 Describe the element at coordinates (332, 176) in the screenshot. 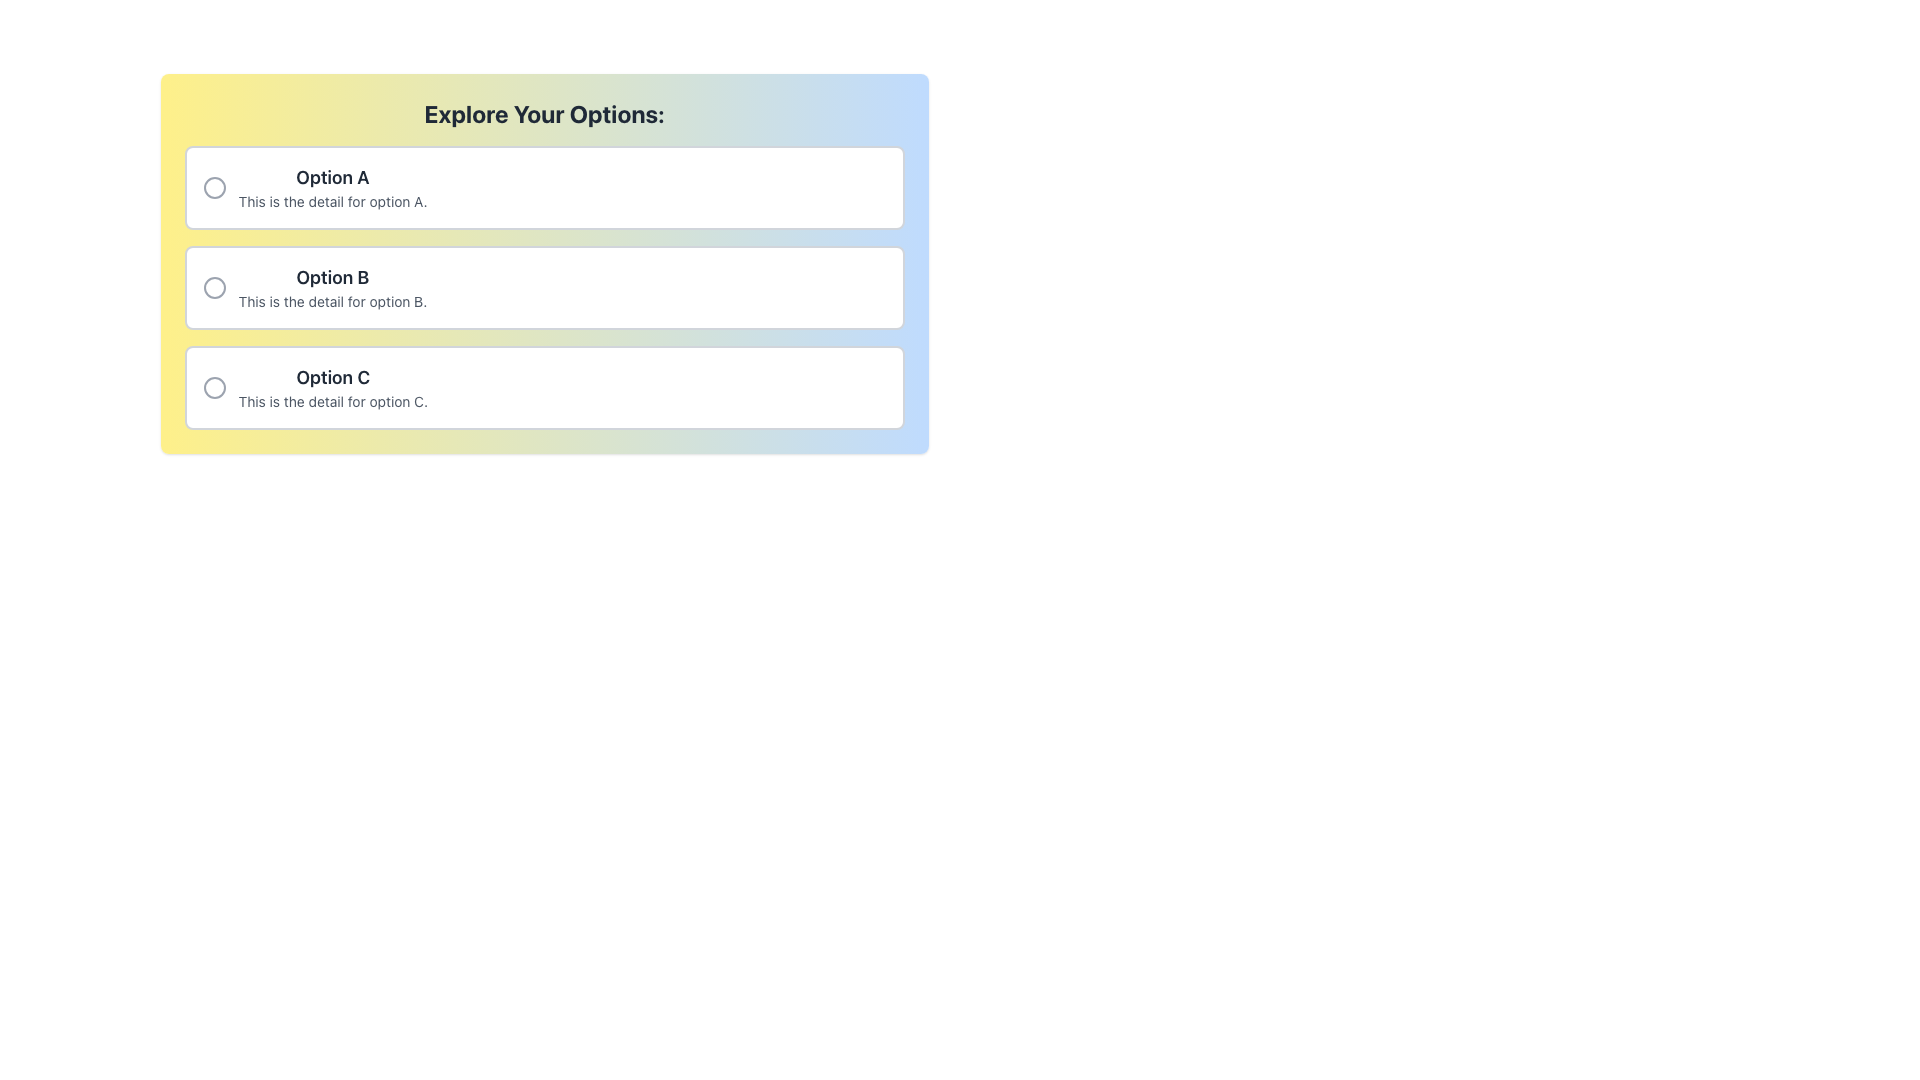

I see `the text label that identifies the first option in the 'Explore Your Options:' menu, which is located above the detail text for option A` at that location.